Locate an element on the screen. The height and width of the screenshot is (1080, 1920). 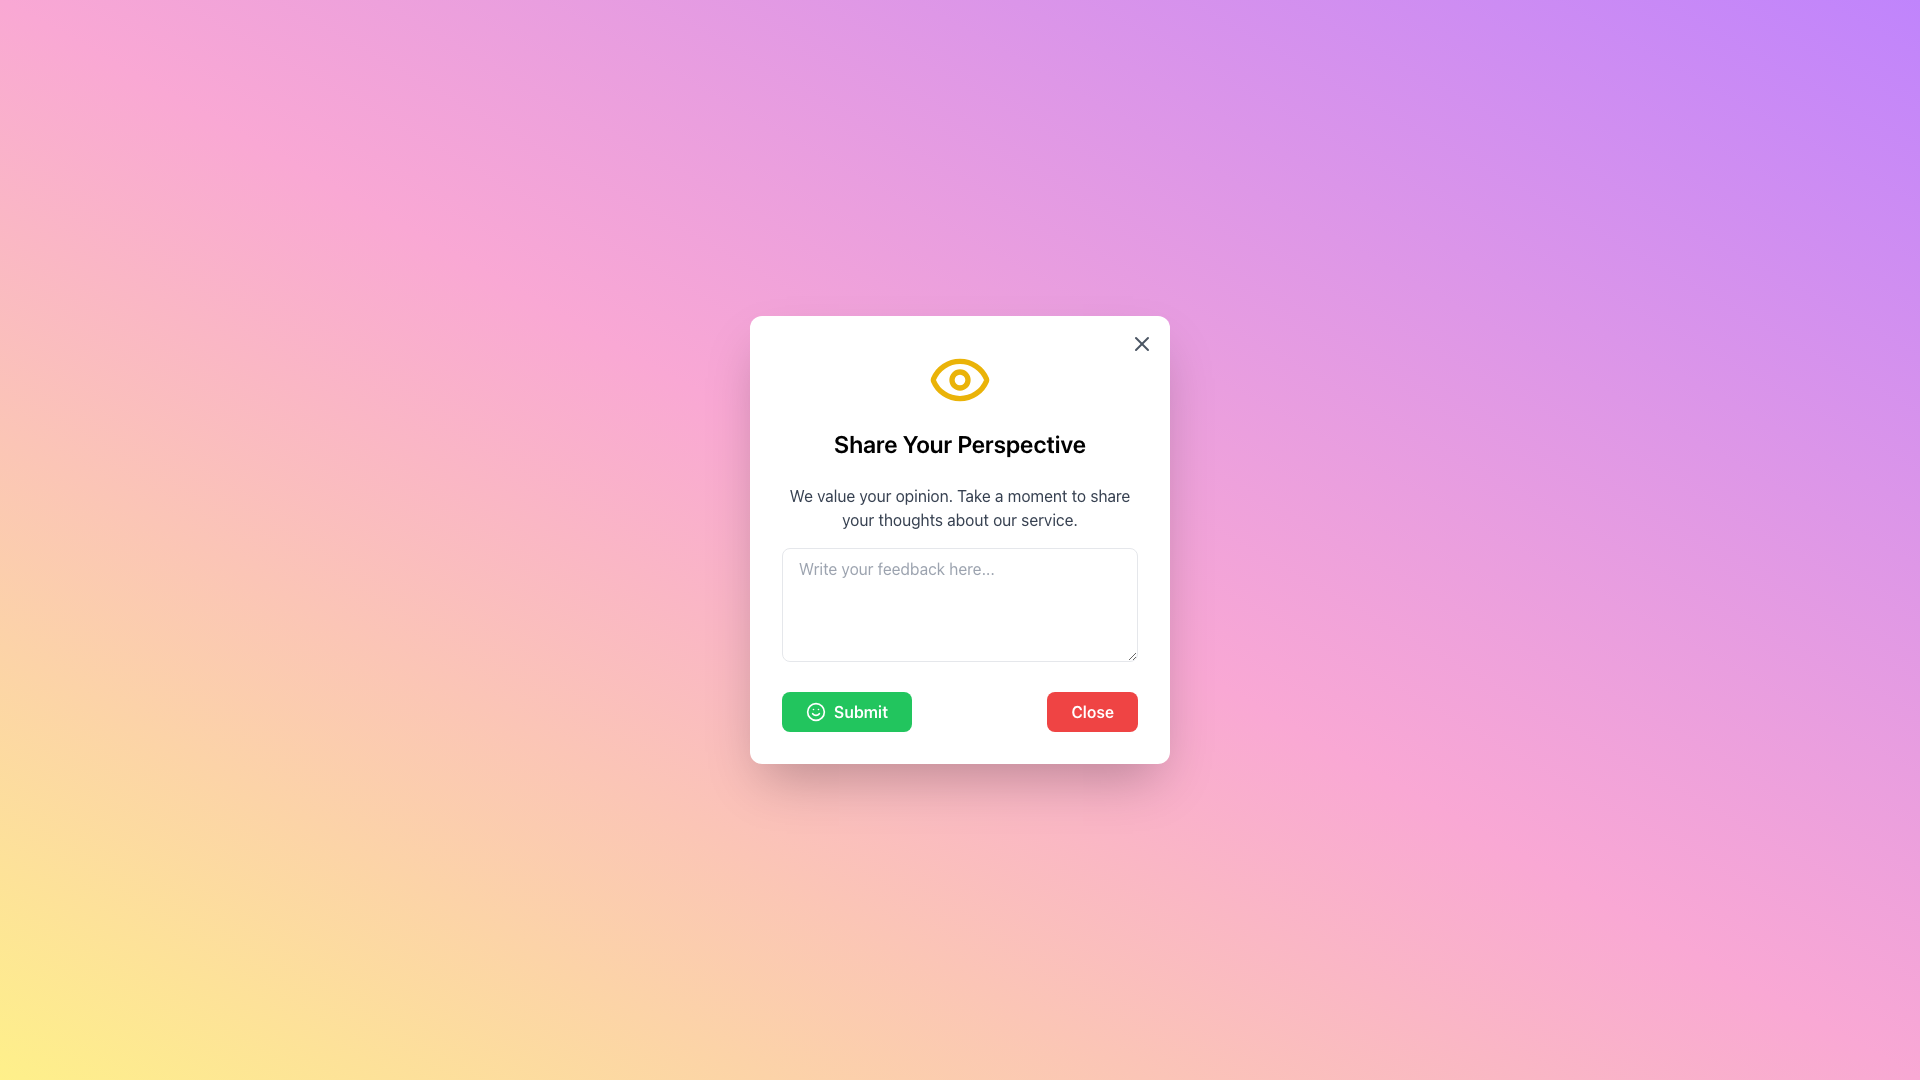
the green 'Submit' button that contains the SVG Circle icon located at the bottom-left side of the feedback modal is located at coordinates (816, 711).